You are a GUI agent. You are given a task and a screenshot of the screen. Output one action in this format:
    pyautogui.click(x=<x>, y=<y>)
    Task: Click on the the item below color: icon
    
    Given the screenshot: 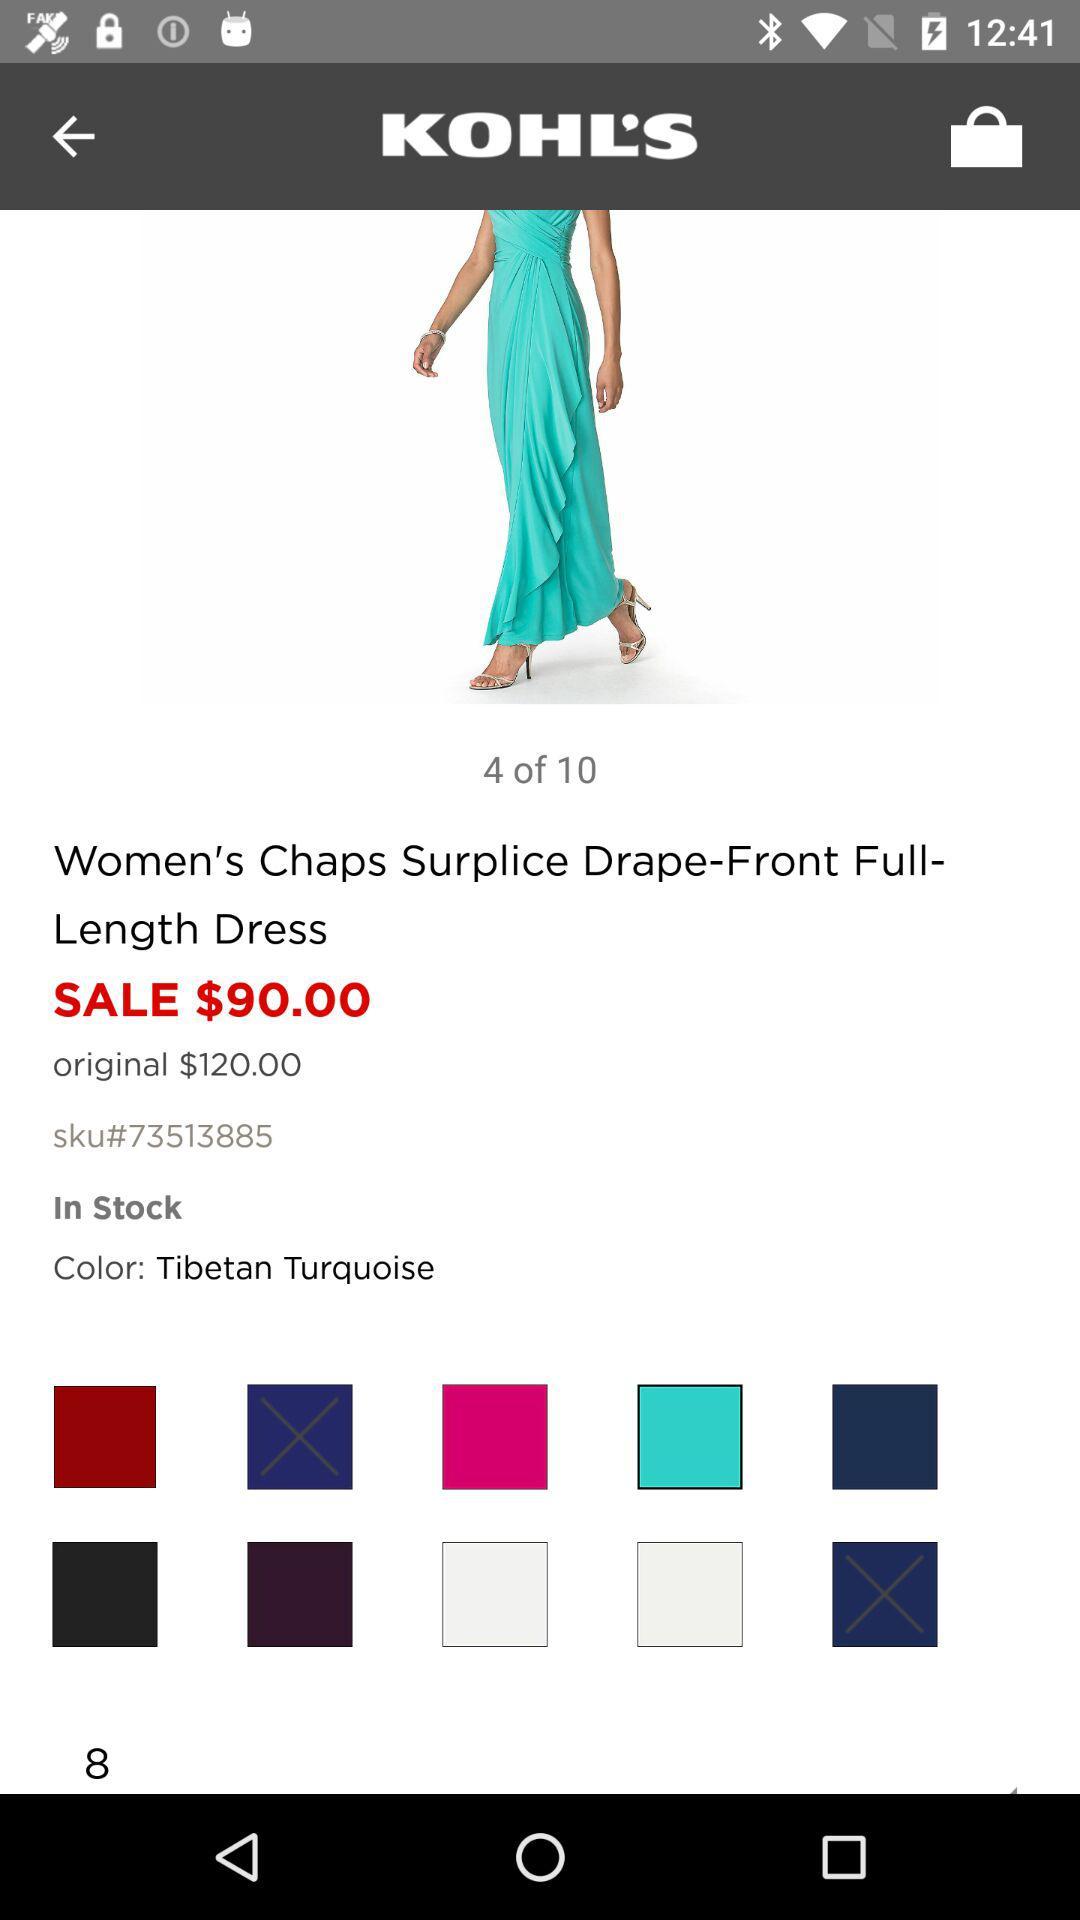 What is the action you would take?
    pyautogui.click(x=104, y=1435)
    